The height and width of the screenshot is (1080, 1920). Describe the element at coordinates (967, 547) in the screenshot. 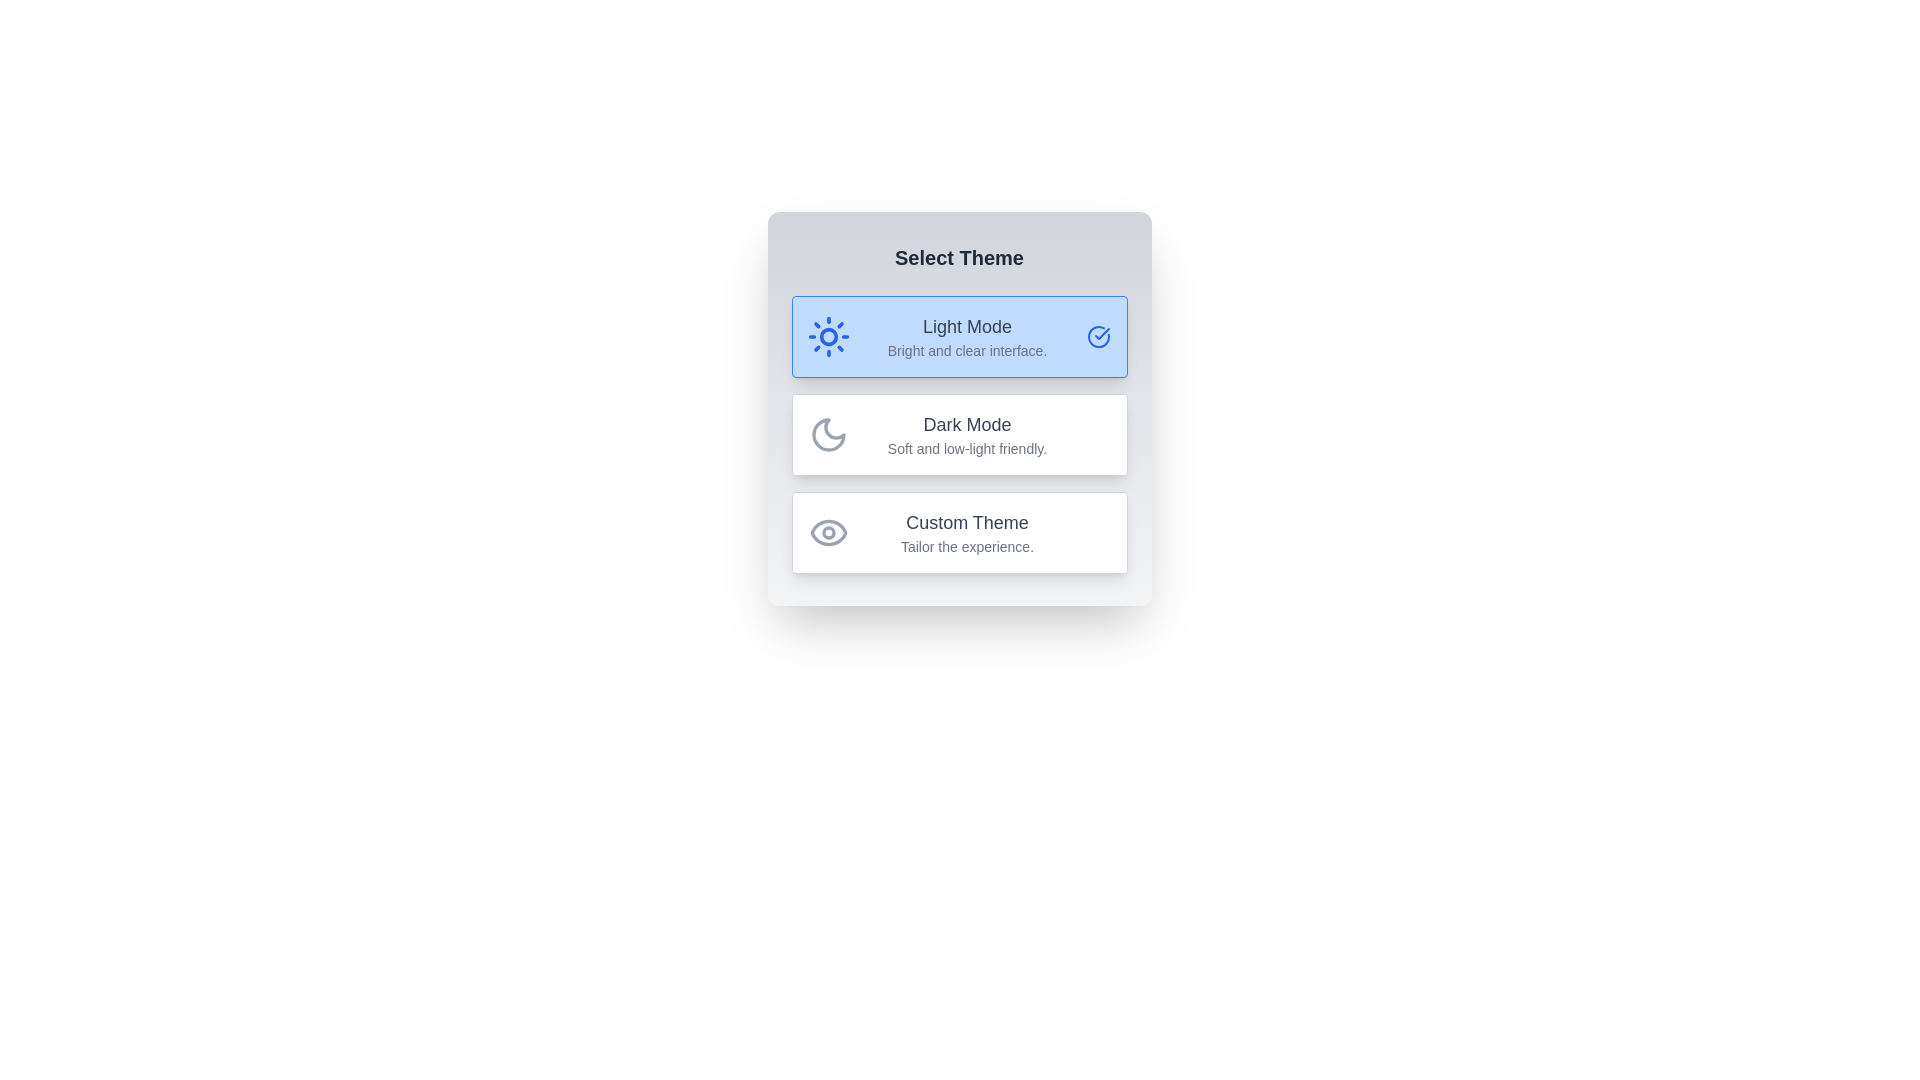

I see `text content of the descriptive label saying 'Tailor the experience.' located below the main heading 'Custom Theme'` at that location.